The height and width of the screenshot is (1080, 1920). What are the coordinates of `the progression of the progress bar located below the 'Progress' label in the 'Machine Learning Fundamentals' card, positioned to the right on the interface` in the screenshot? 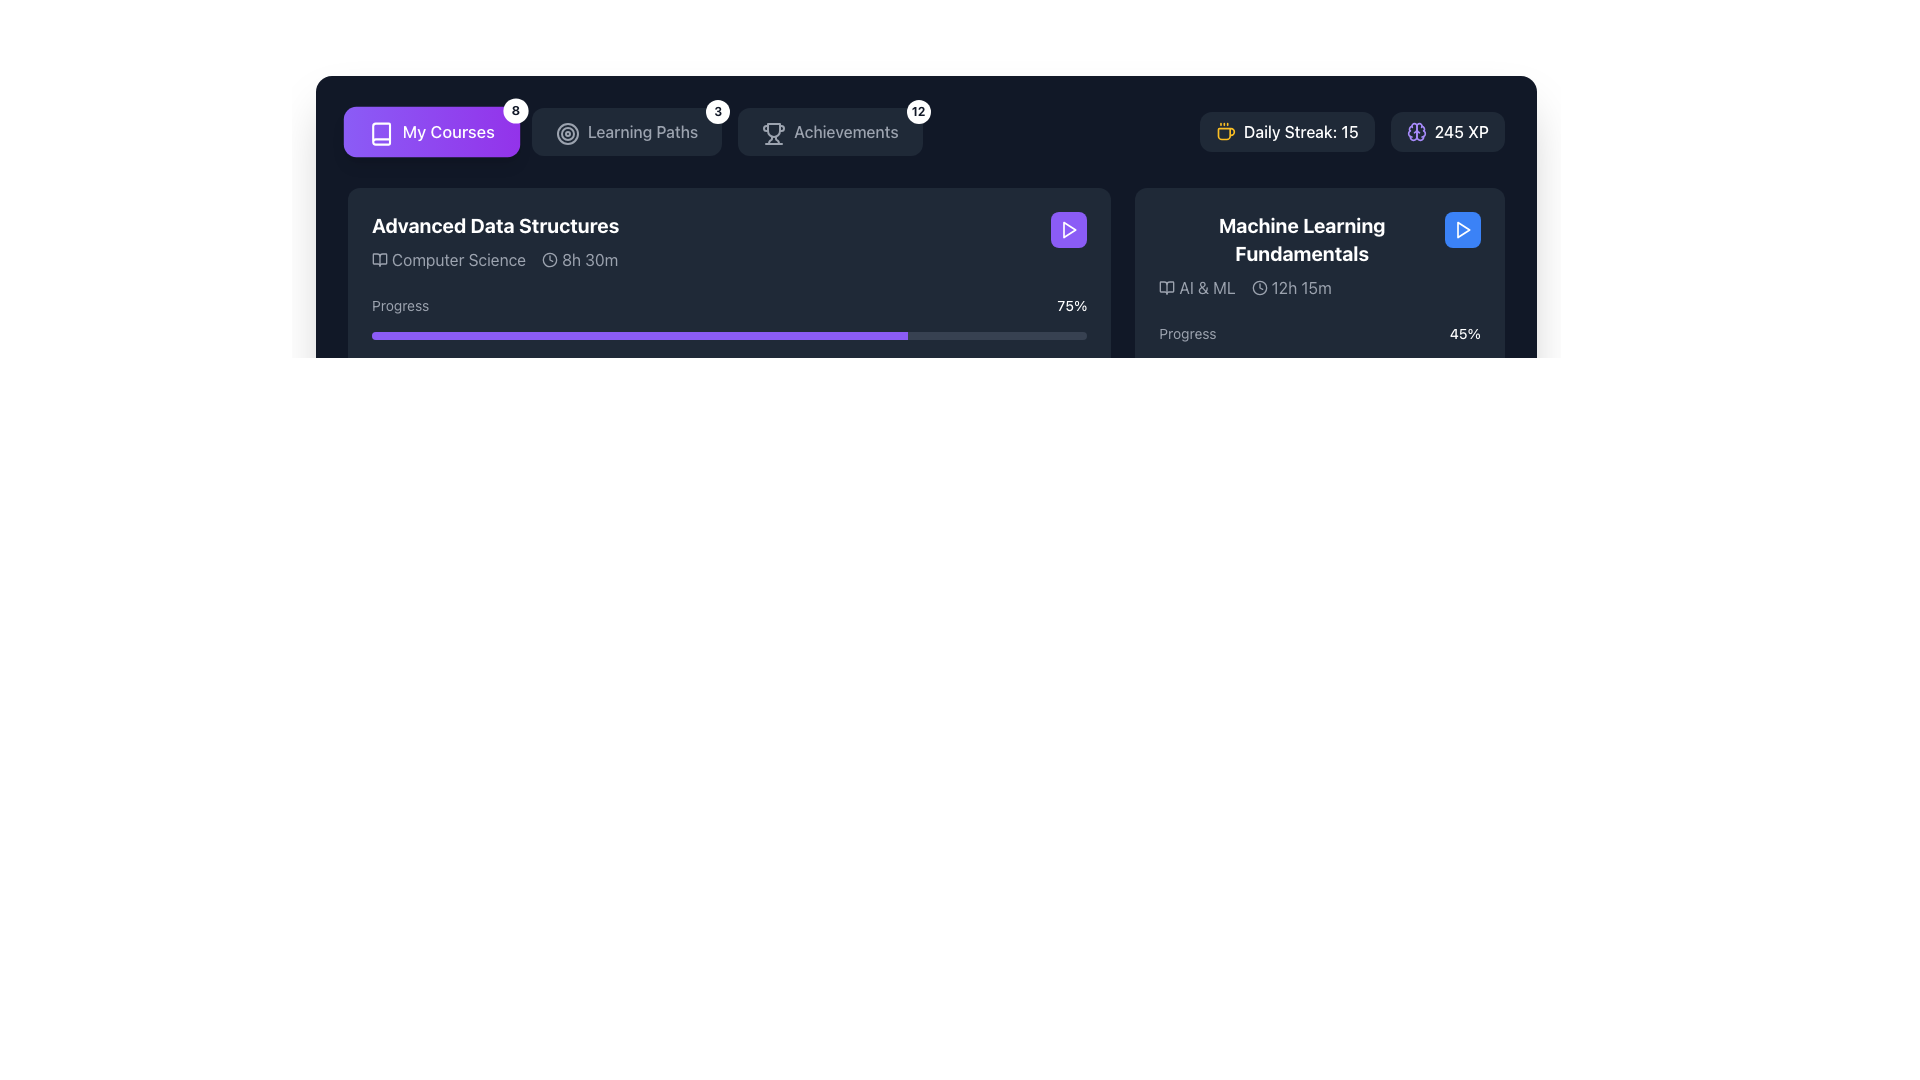 It's located at (1230, 363).